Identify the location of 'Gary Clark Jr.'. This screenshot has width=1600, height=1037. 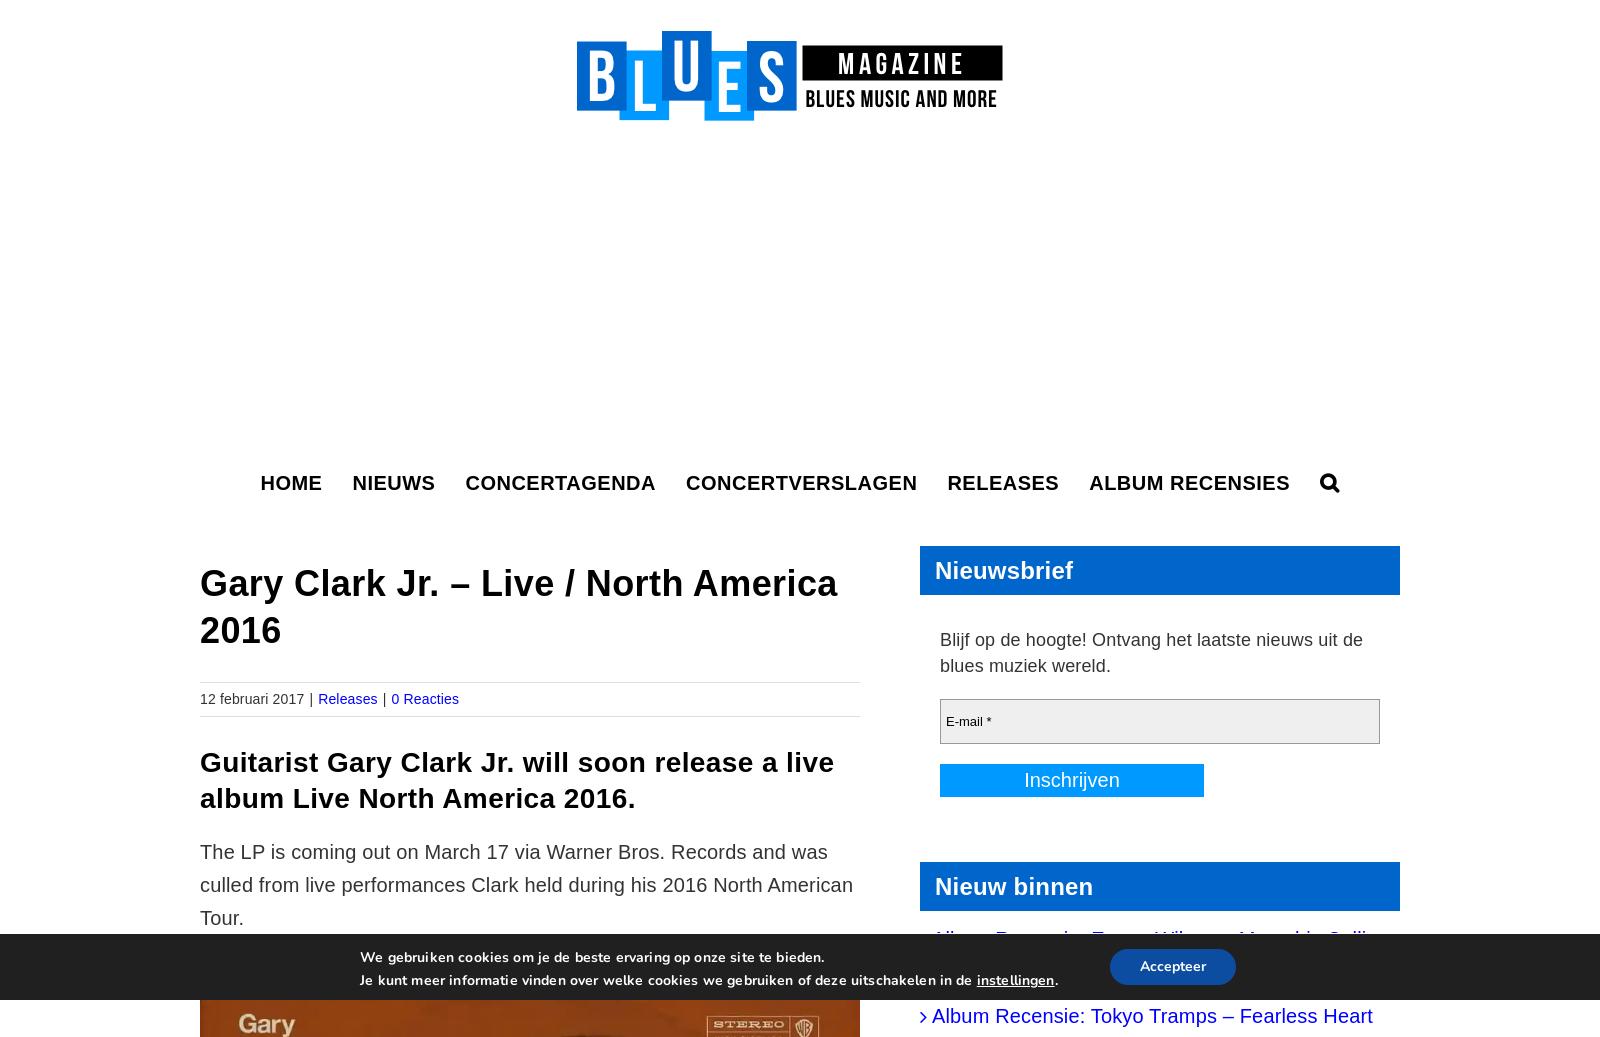
(419, 761).